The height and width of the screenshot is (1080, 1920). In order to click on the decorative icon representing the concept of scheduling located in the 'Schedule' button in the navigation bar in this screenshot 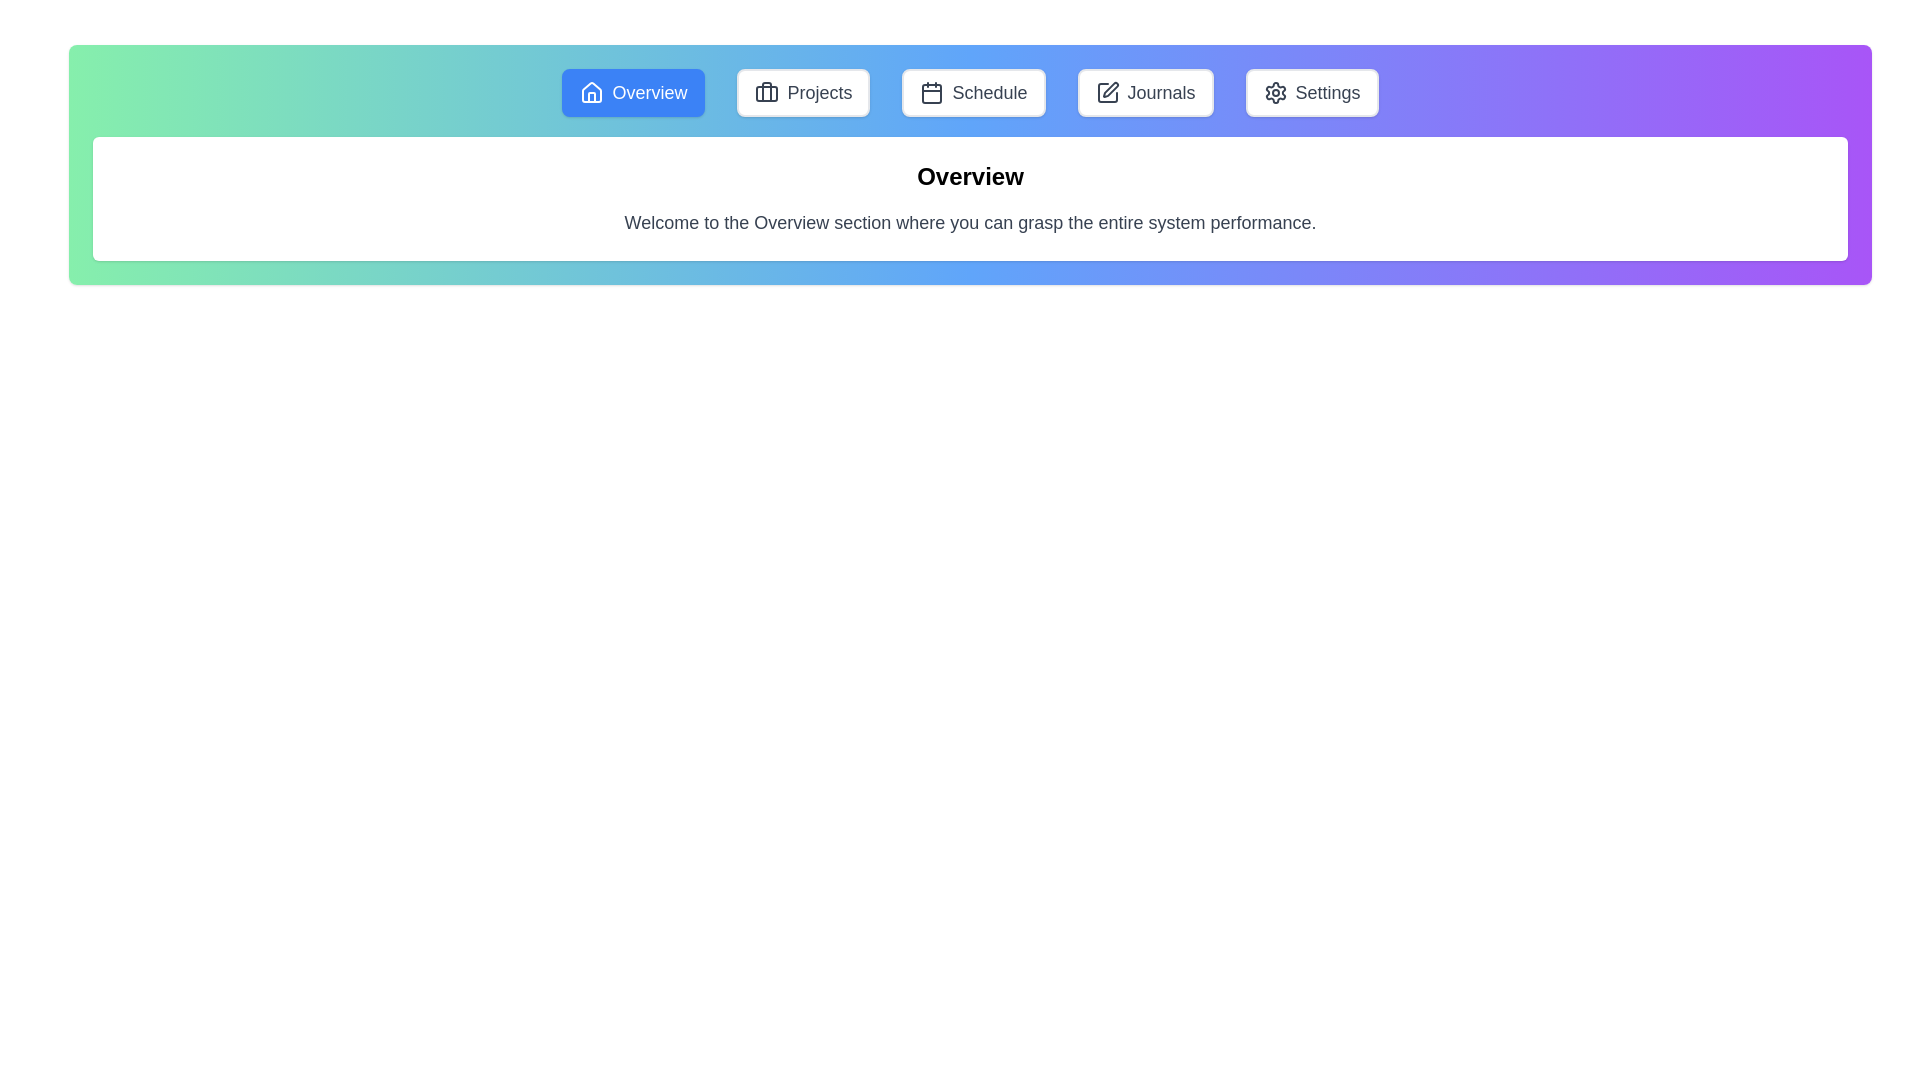, I will do `click(931, 92)`.